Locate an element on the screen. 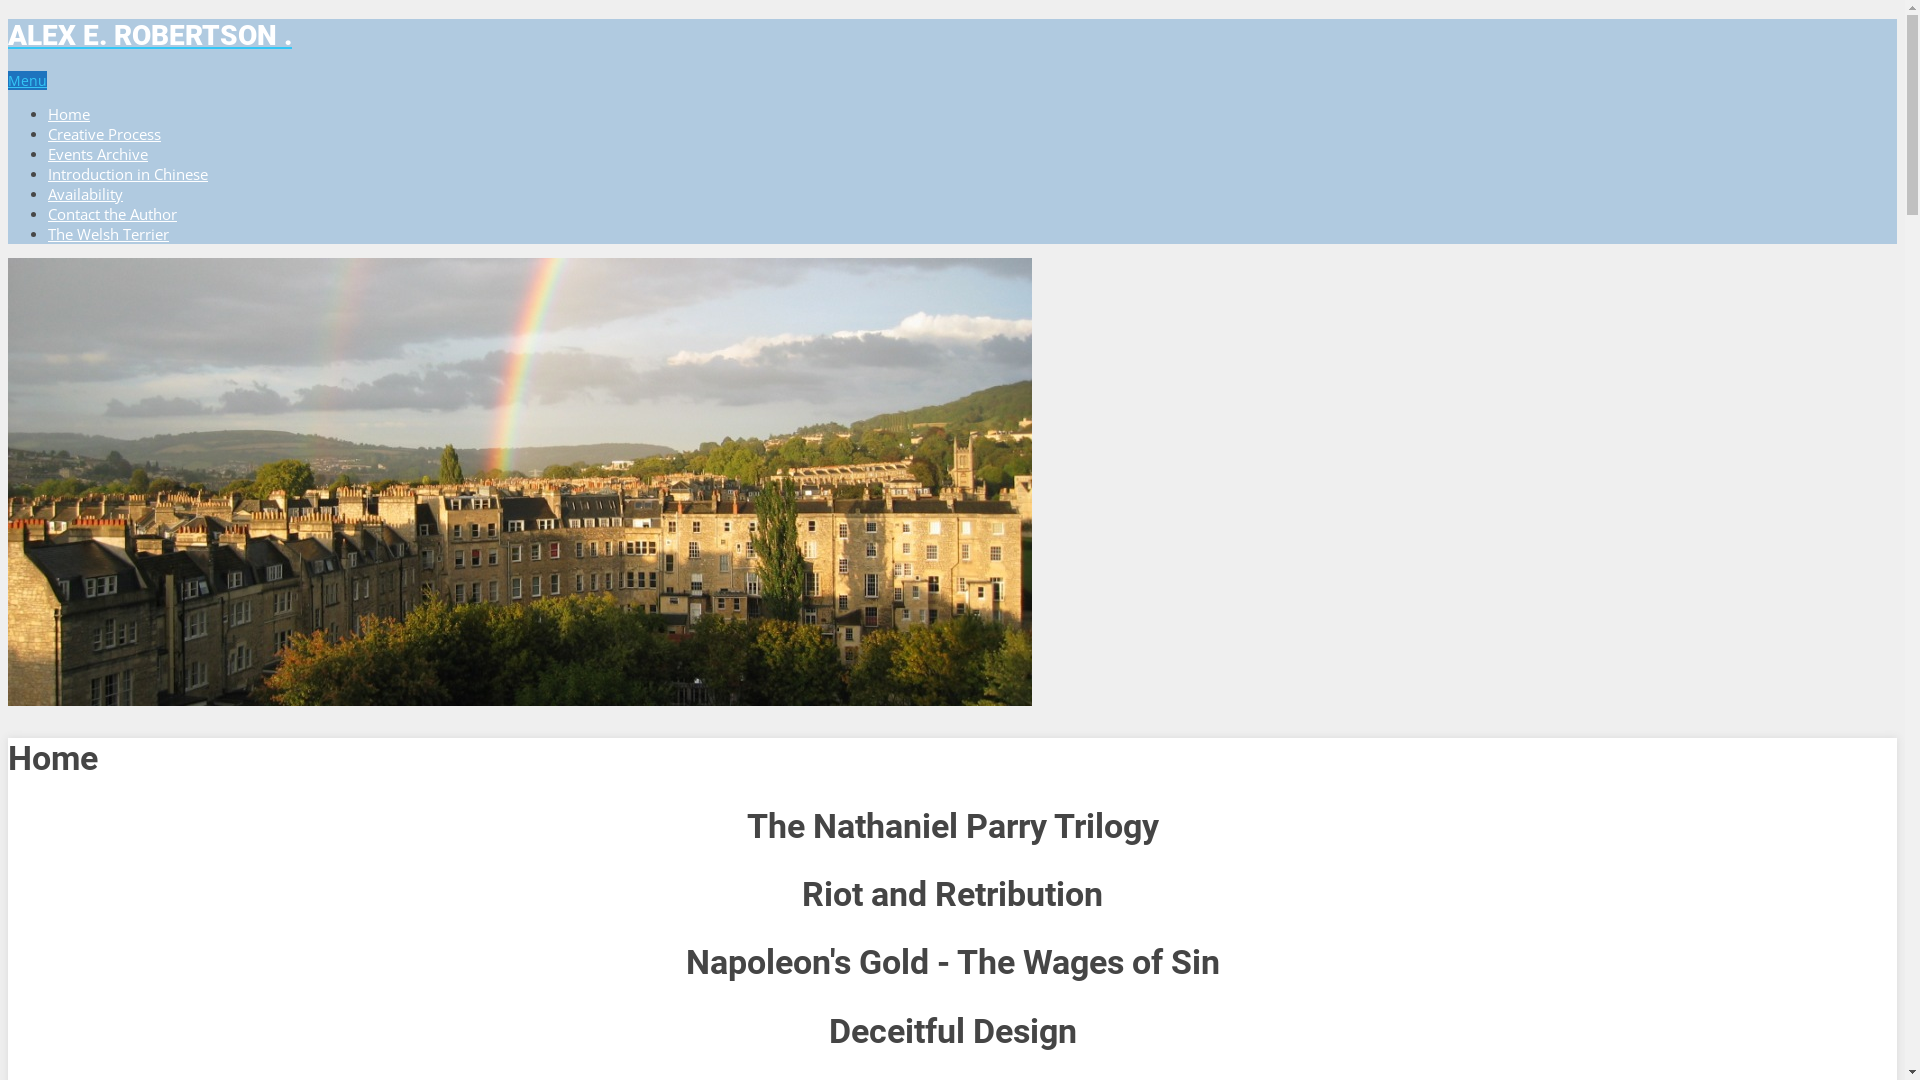 The height and width of the screenshot is (1080, 1920). 'Availability' is located at coordinates (84, 193).